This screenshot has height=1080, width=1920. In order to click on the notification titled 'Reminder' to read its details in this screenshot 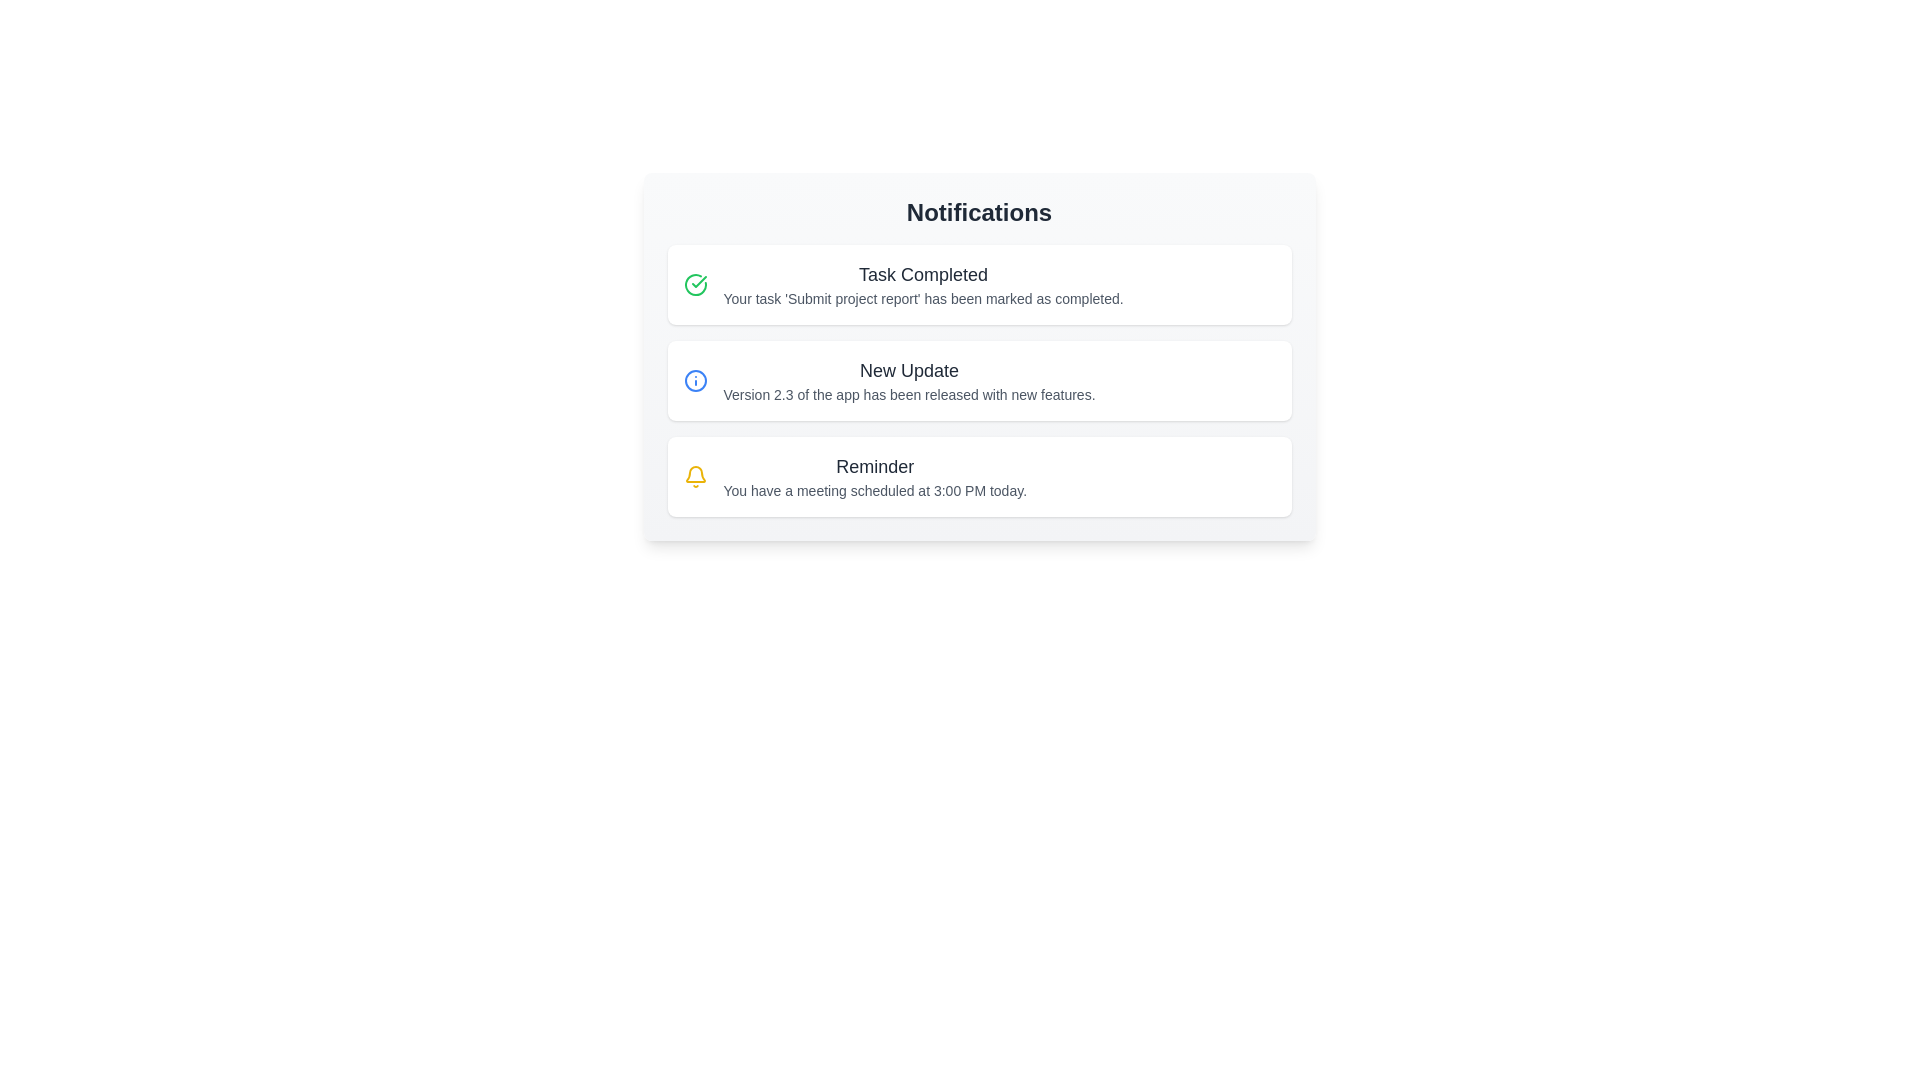, I will do `click(979, 477)`.